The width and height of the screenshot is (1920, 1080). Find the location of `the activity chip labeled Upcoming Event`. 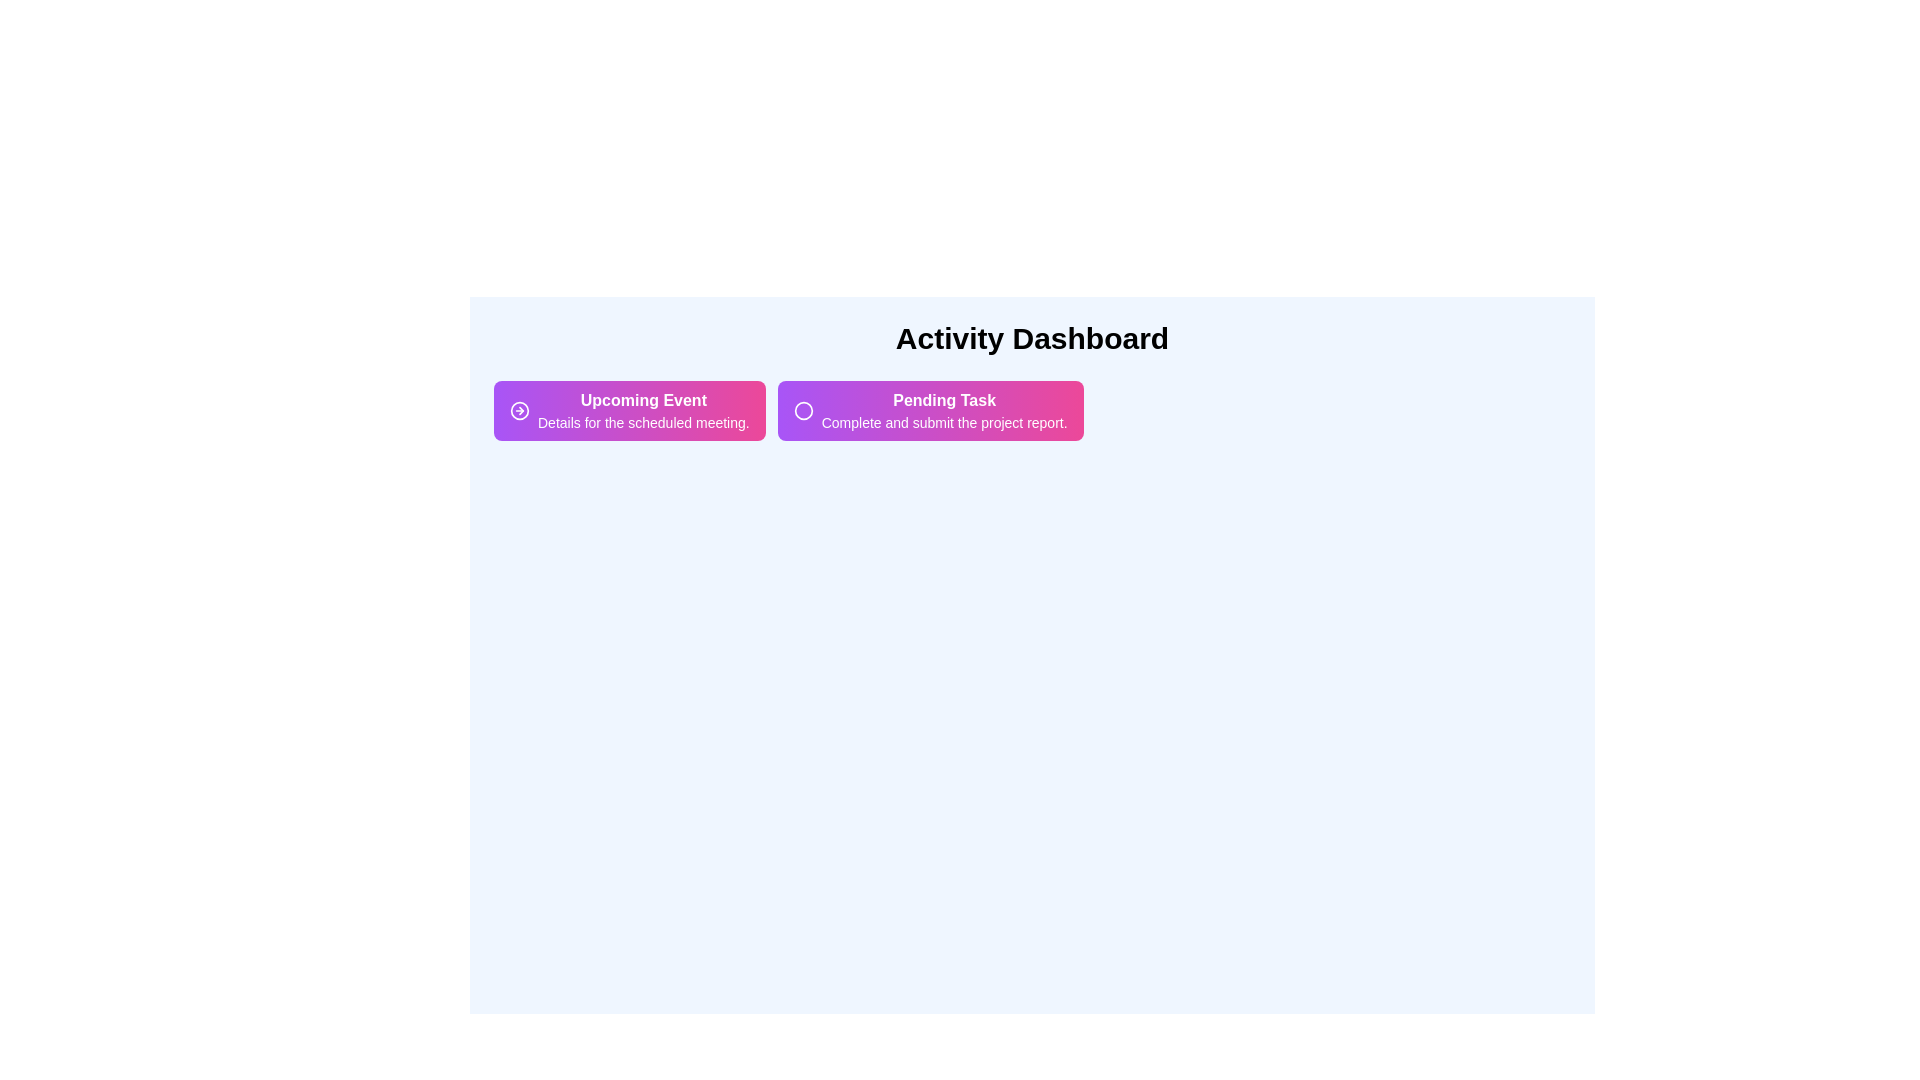

the activity chip labeled Upcoming Event is located at coordinates (628, 410).